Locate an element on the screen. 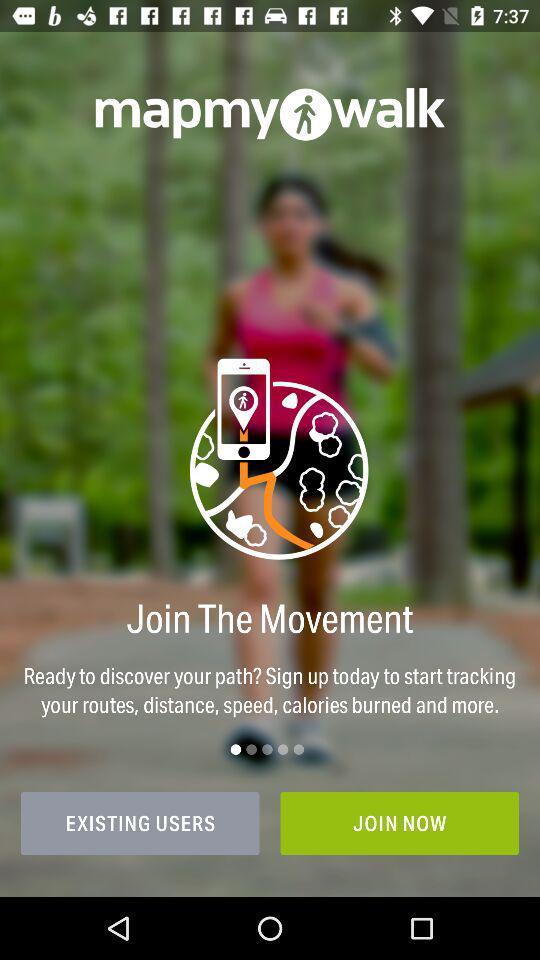 The height and width of the screenshot is (960, 540). icon at the bottom left corner is located at coordinates (139, 823).